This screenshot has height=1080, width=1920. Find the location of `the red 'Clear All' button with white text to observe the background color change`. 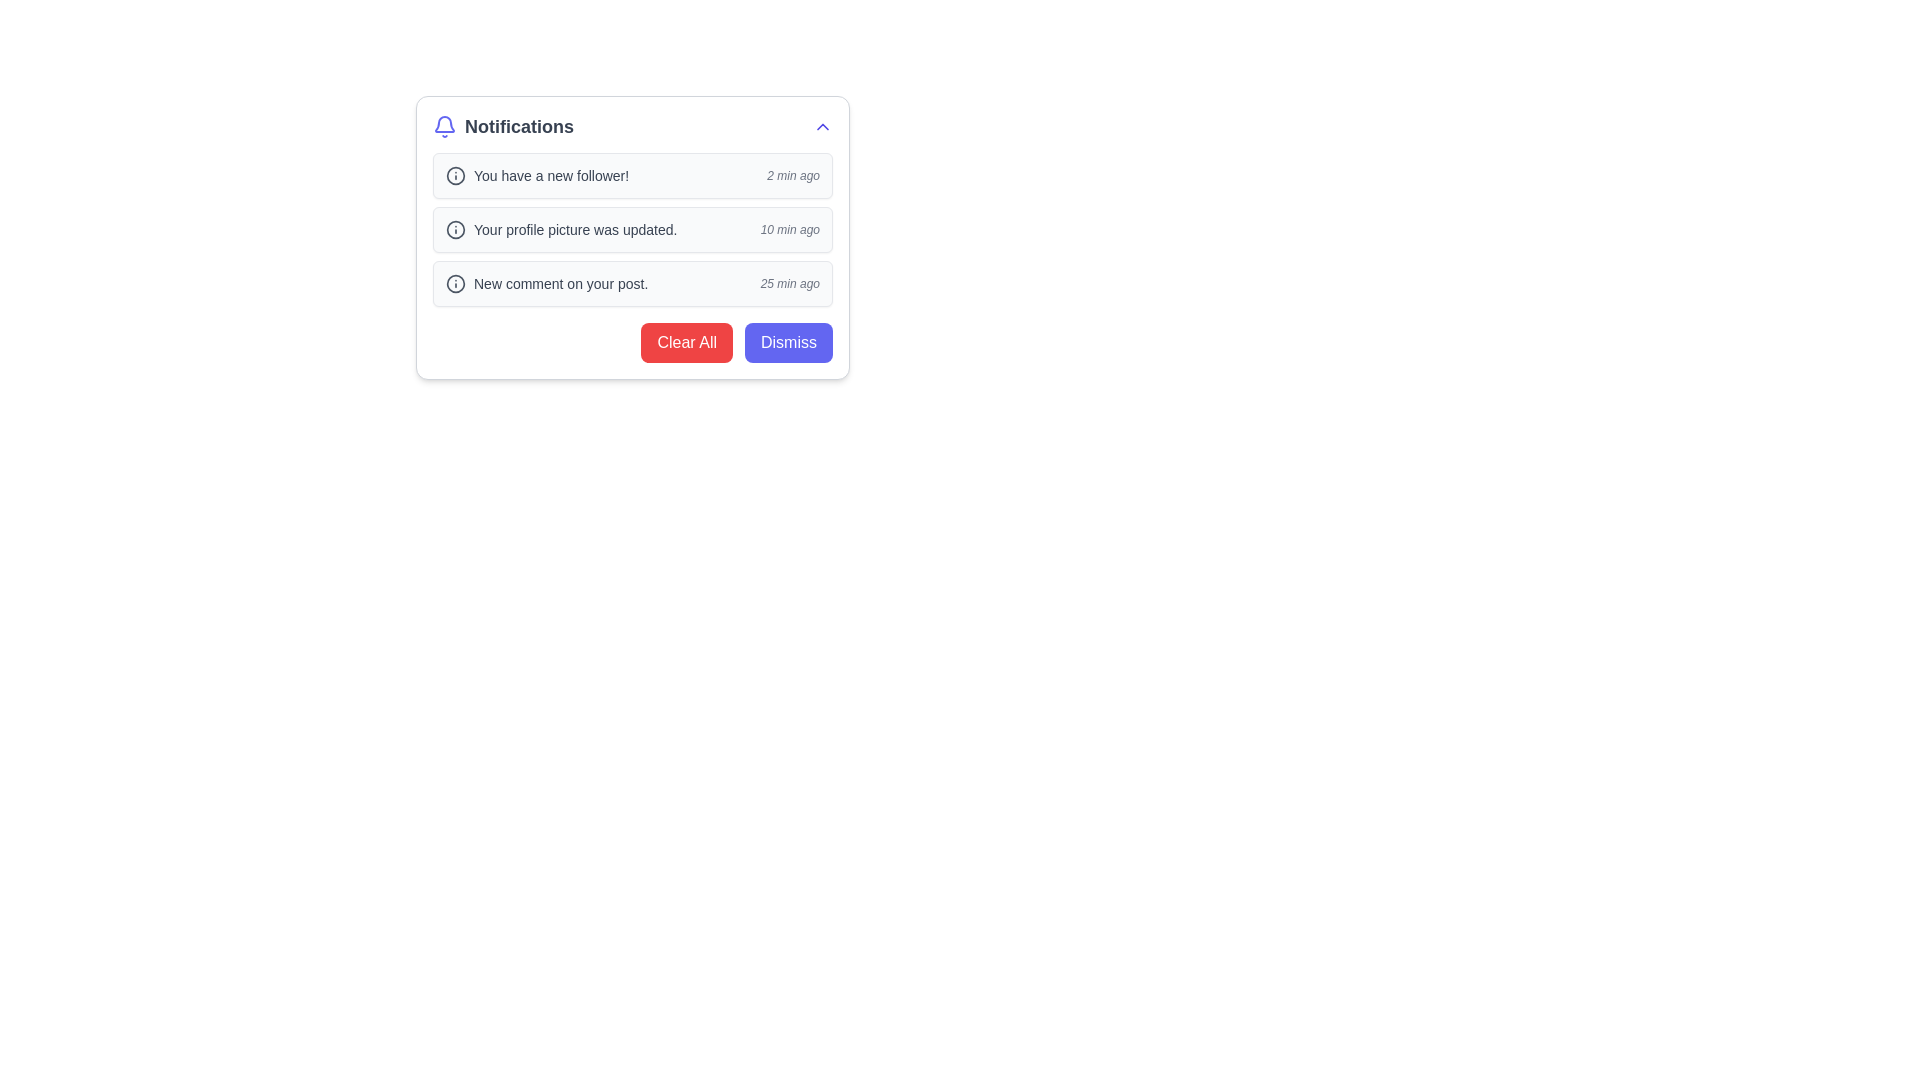

the red 'Clear All' button with white text to observe the background color change is located at coordinates (687, 342).